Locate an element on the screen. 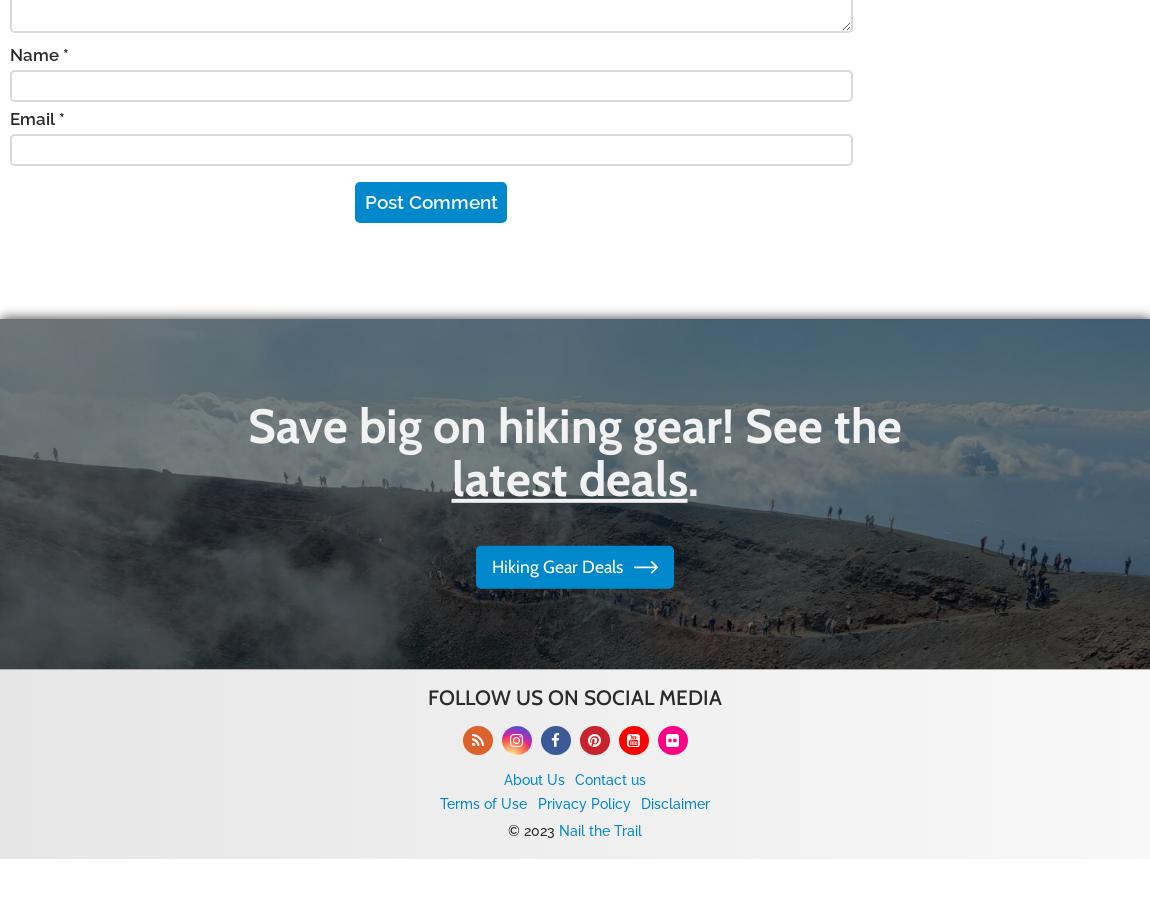 This screenshot has height=912, width=1150. 'Follow us on social media' is located at coordinates (575, 697).